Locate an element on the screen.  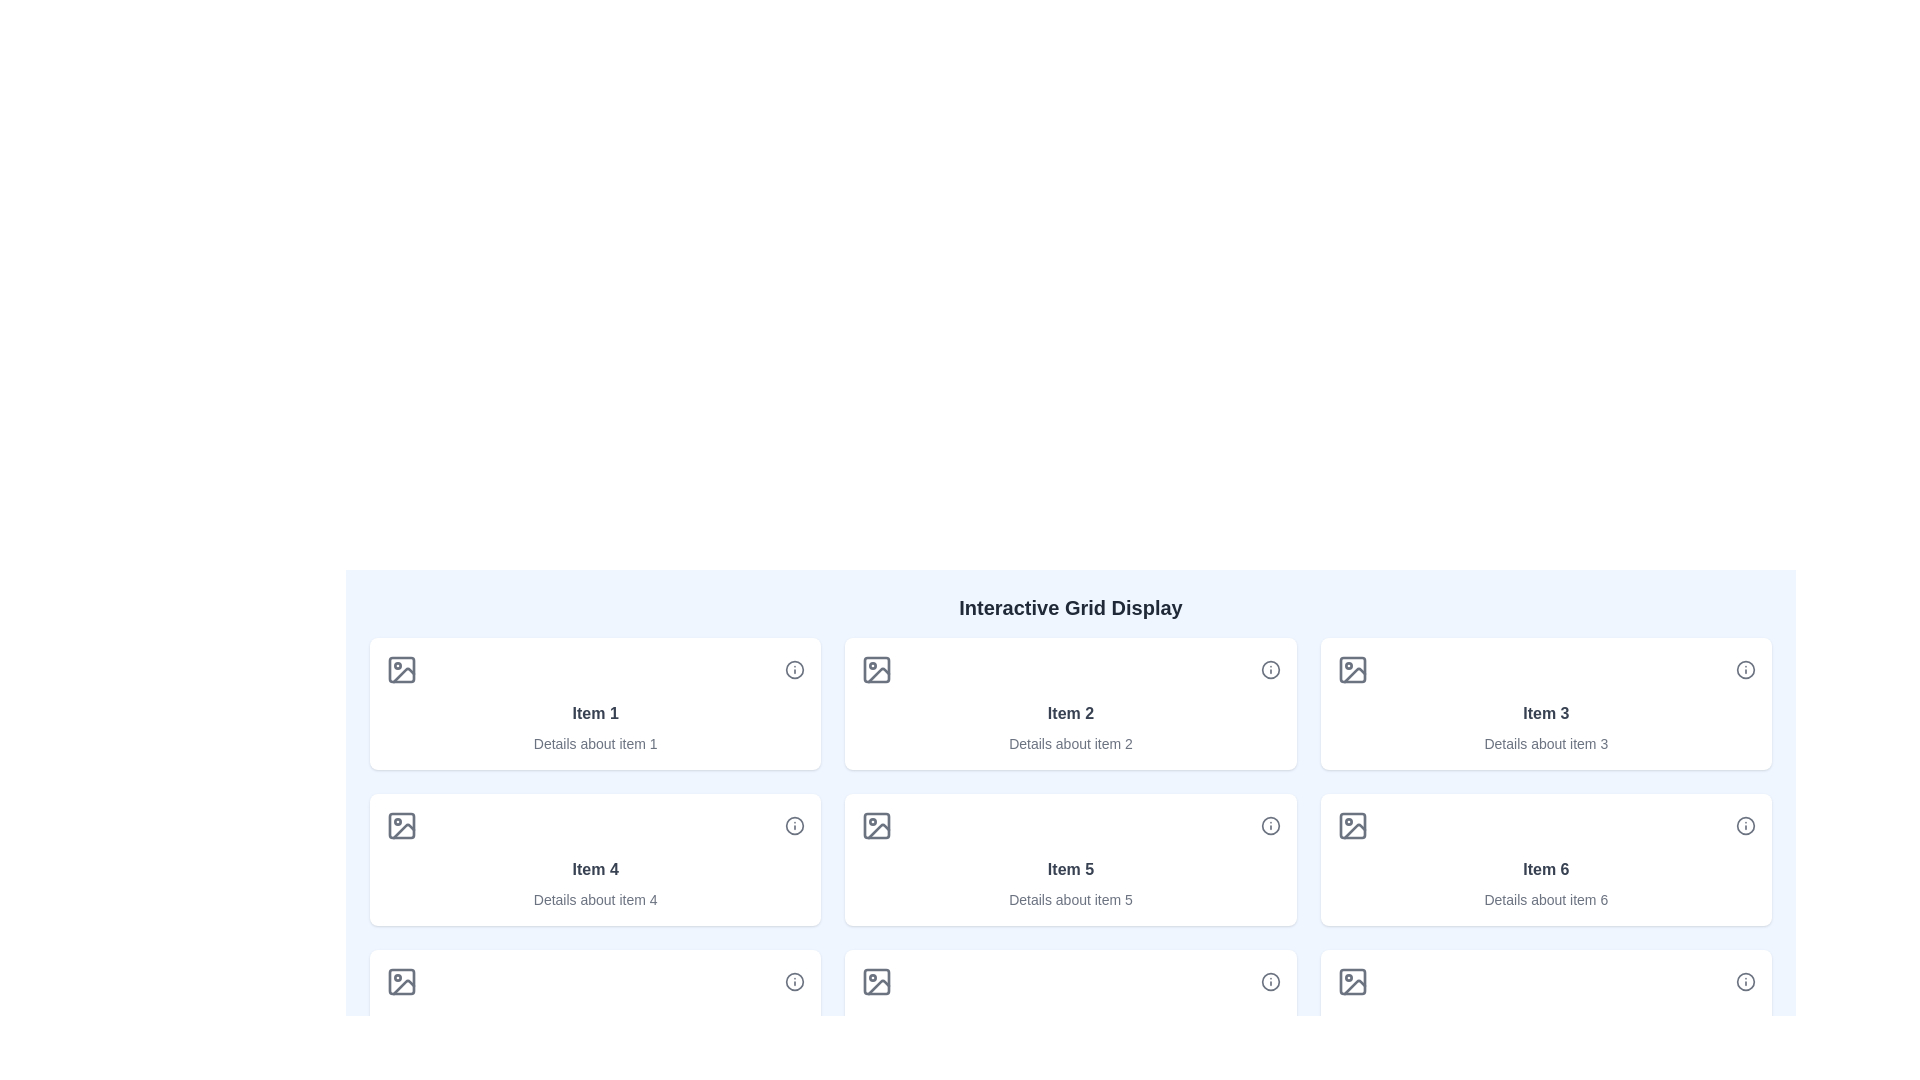
the circular information icon button with a gray border and blue hover effect located in the top-right corner of the 'Item 2' card is located at coordinates (1269, 670).